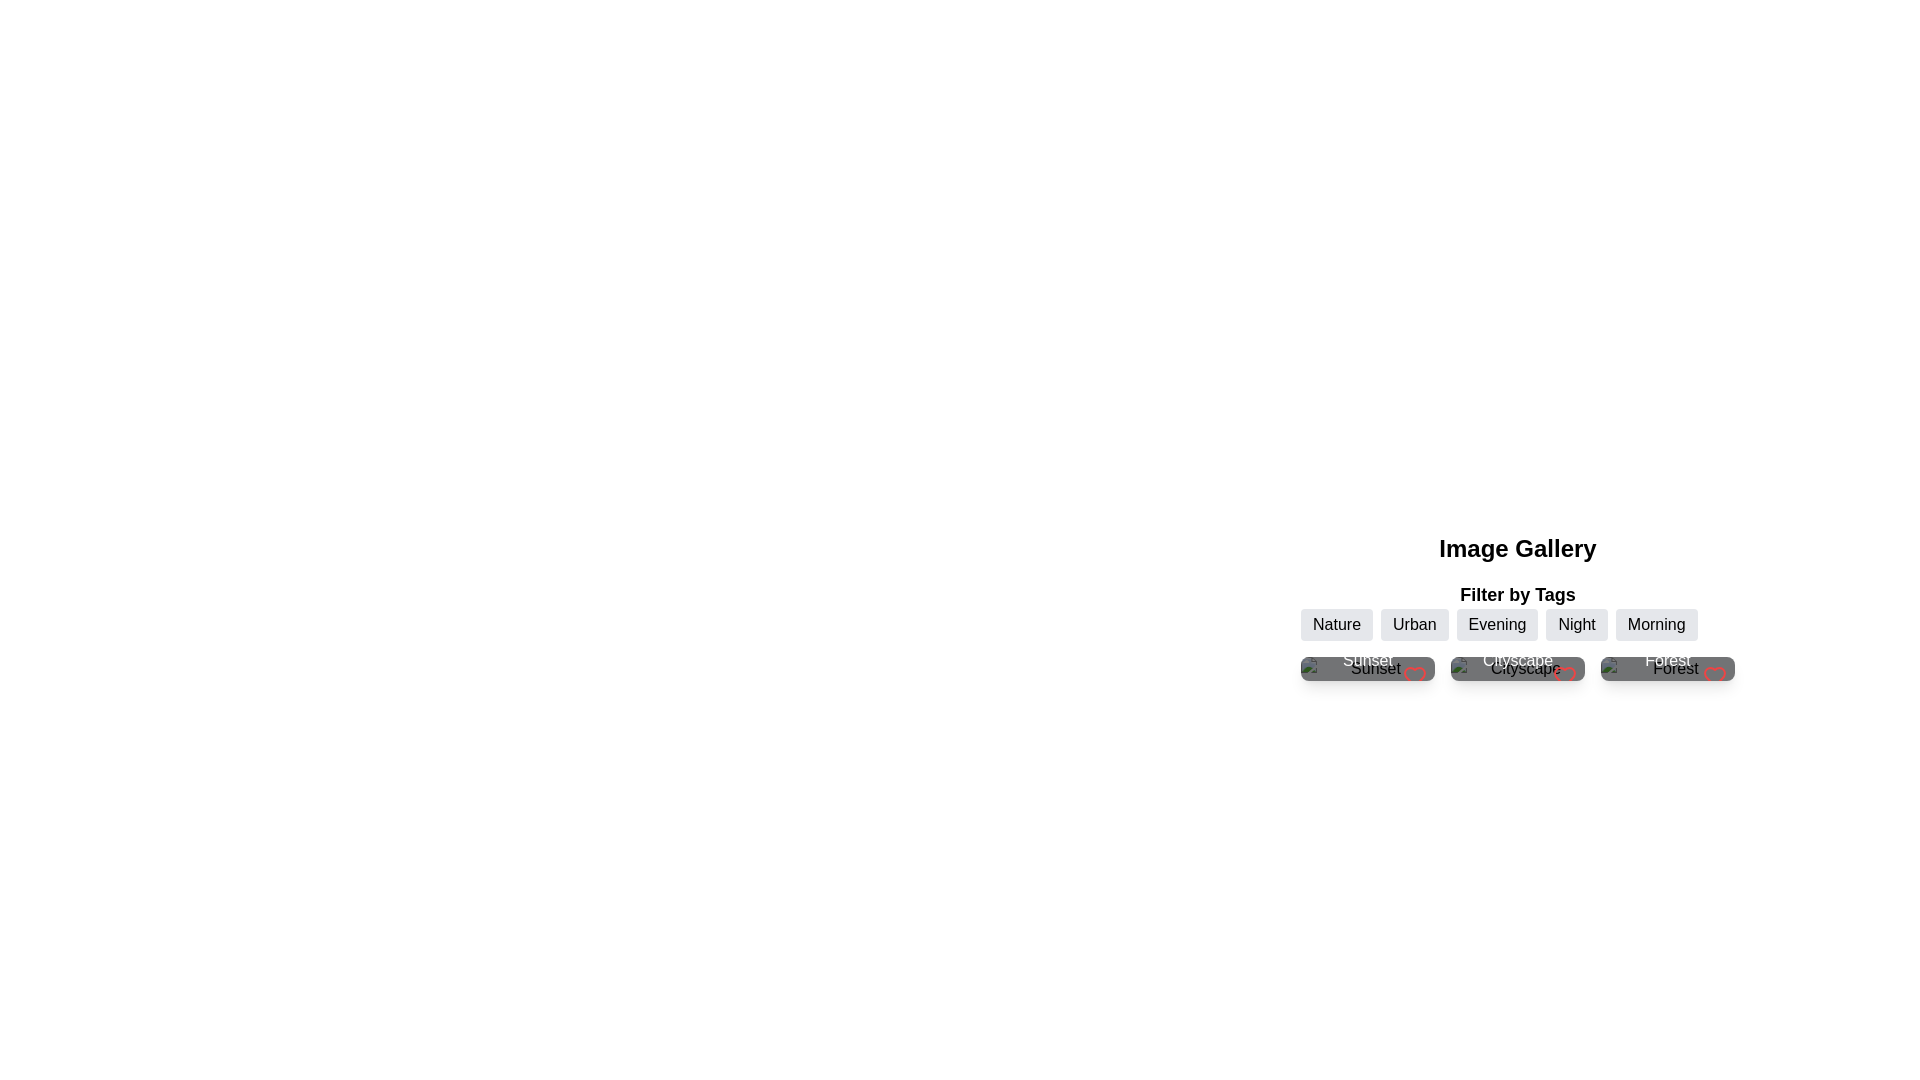 The height and width of the screenshot is (1080, 1920). What do you see at coordinates (1517, 668) in the screenshot?
I see `the Image card with caption representing a cityscape, positioned as the second card in the 'Image Gallery', between the 'Sunset' and 'Forest' cards` at bounding box center [1517, 668].